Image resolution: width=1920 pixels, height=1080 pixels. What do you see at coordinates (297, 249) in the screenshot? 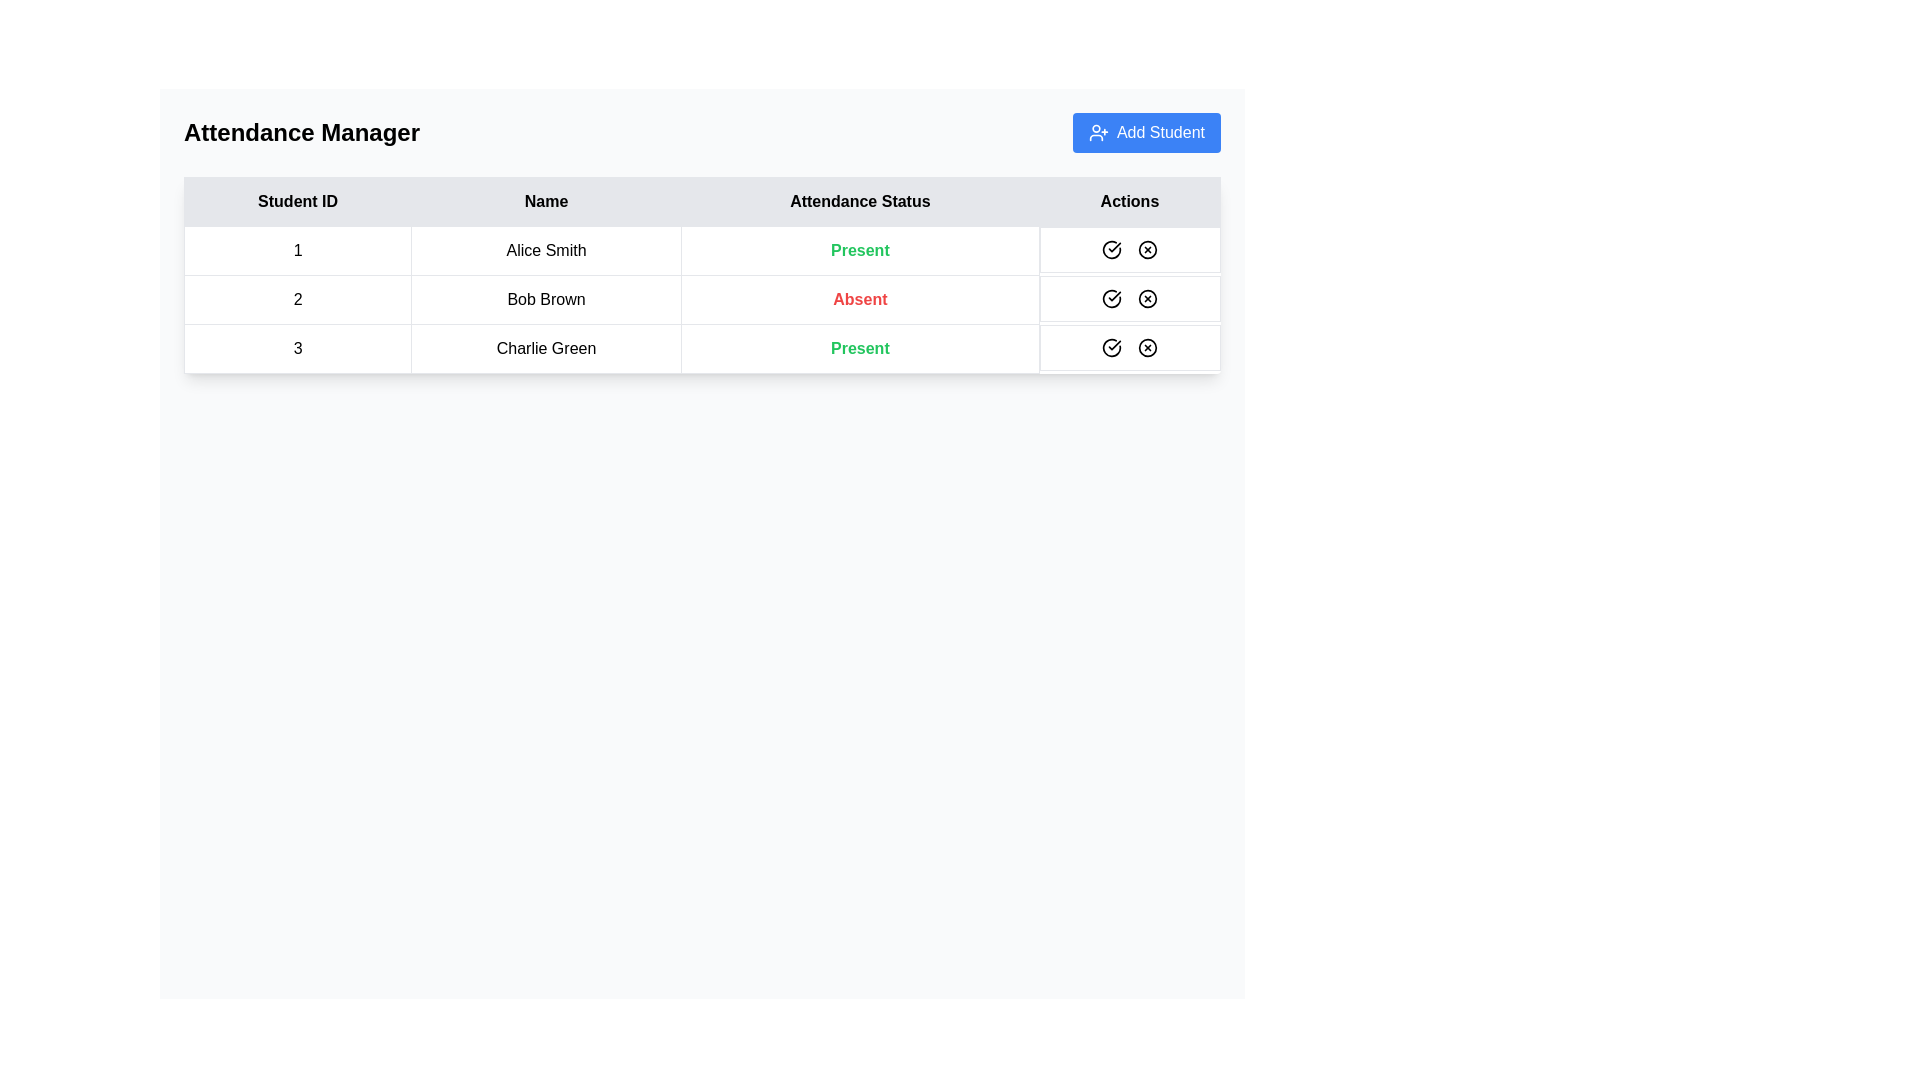
I see `the static text element containing the text '1' in the first cell of the 'Student ID' column in the attendance table, assigned to 'Alice Smith'` at bounding box center [297, 249].